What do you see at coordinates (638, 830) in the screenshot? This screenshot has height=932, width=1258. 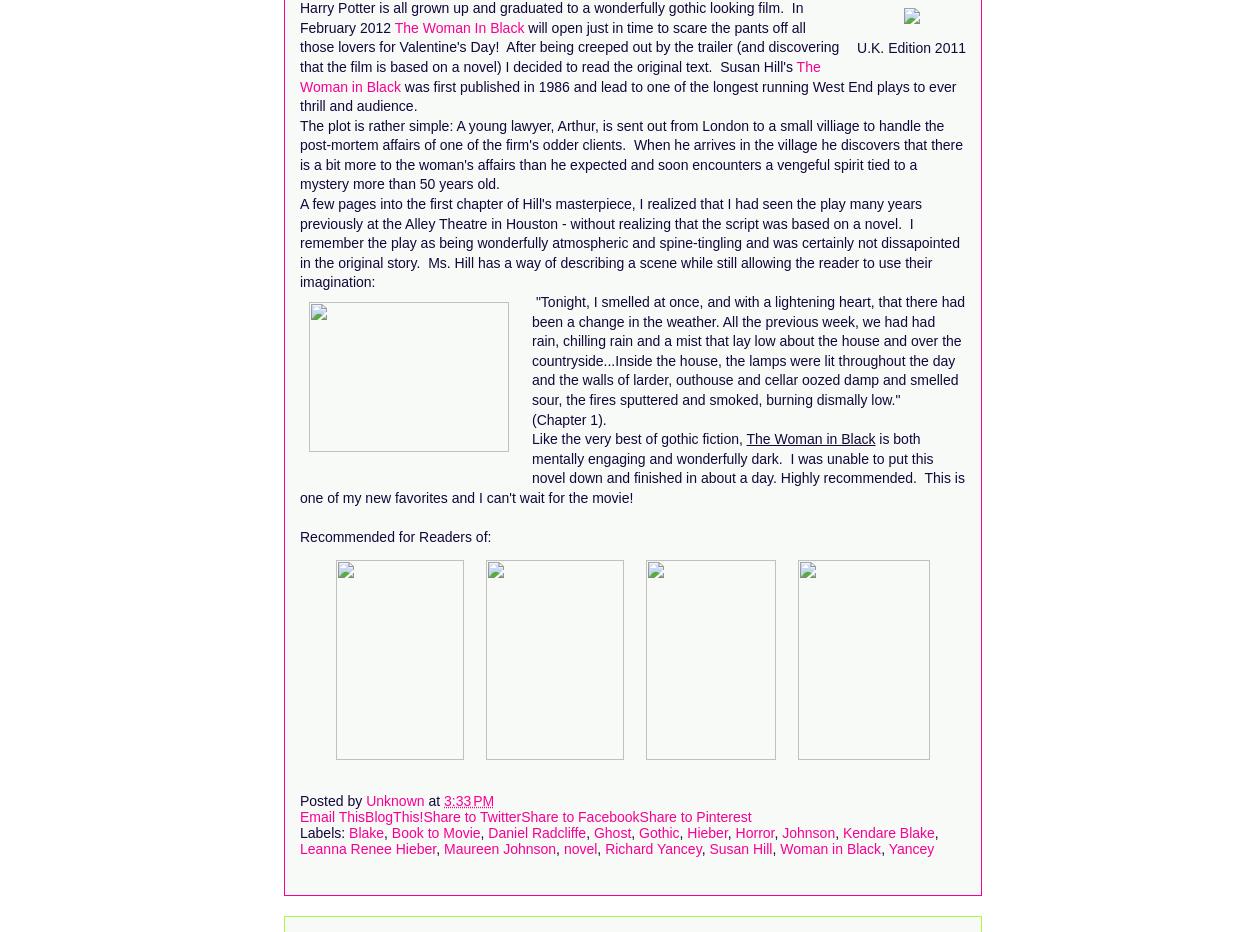 I see `'Gothic'` at bounding box center [638, 830].